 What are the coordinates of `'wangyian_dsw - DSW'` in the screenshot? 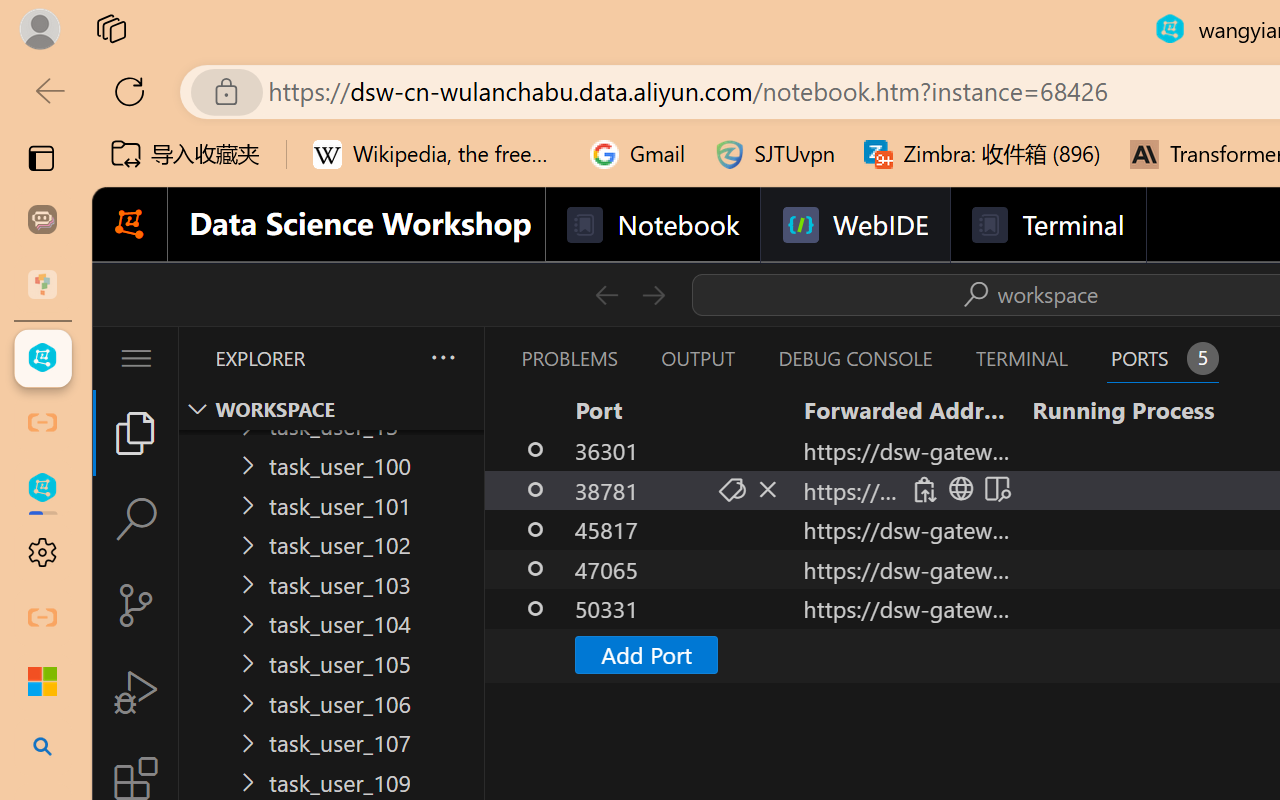 It's located at (42, 358).